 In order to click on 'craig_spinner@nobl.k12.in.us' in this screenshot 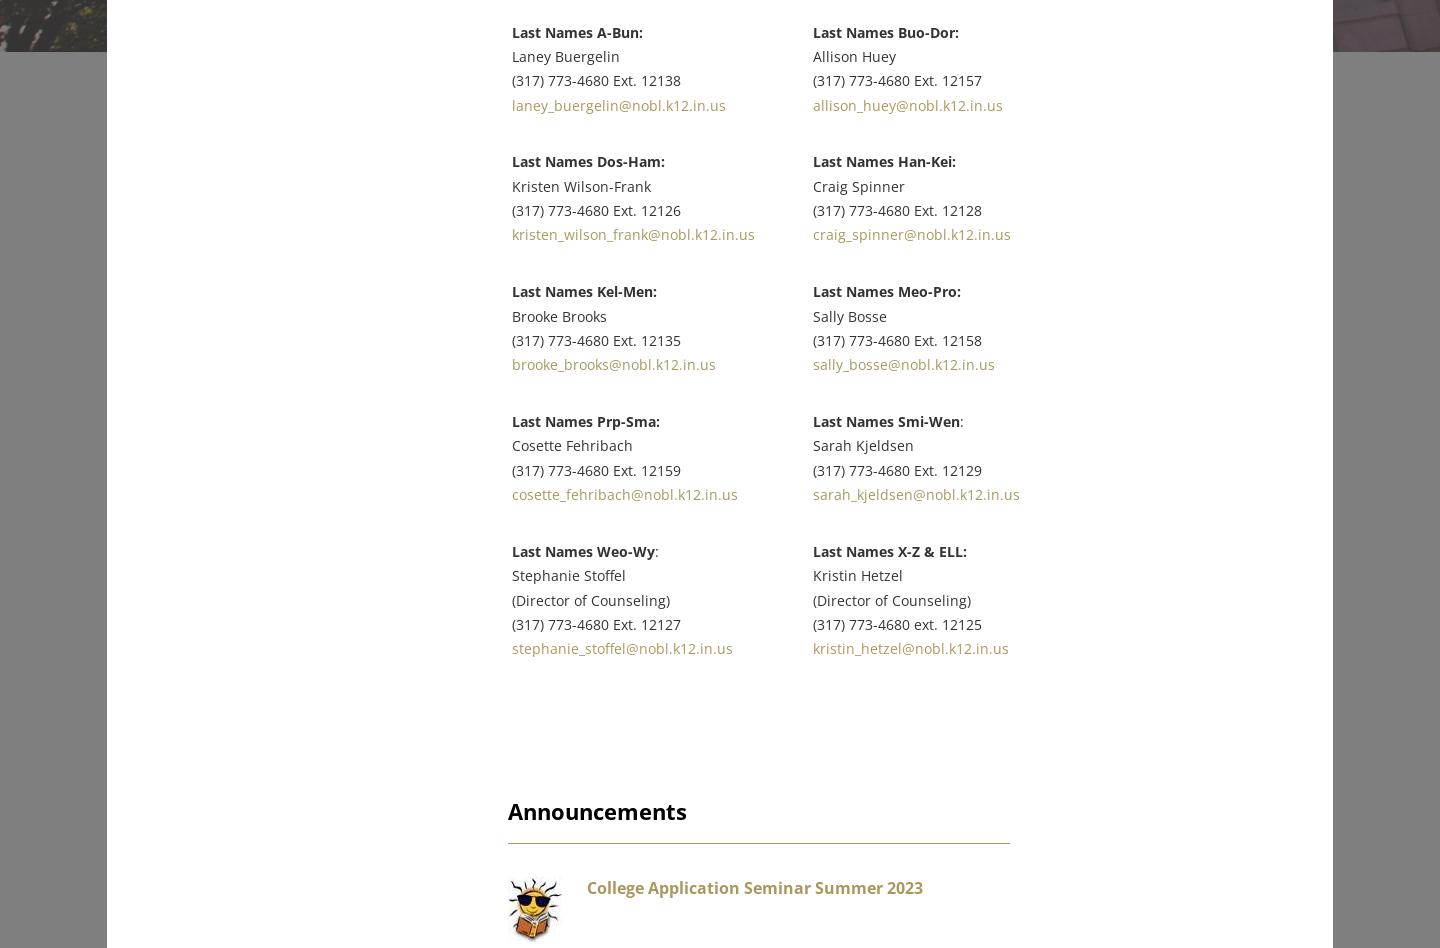, I will do `click(932, 220)`.